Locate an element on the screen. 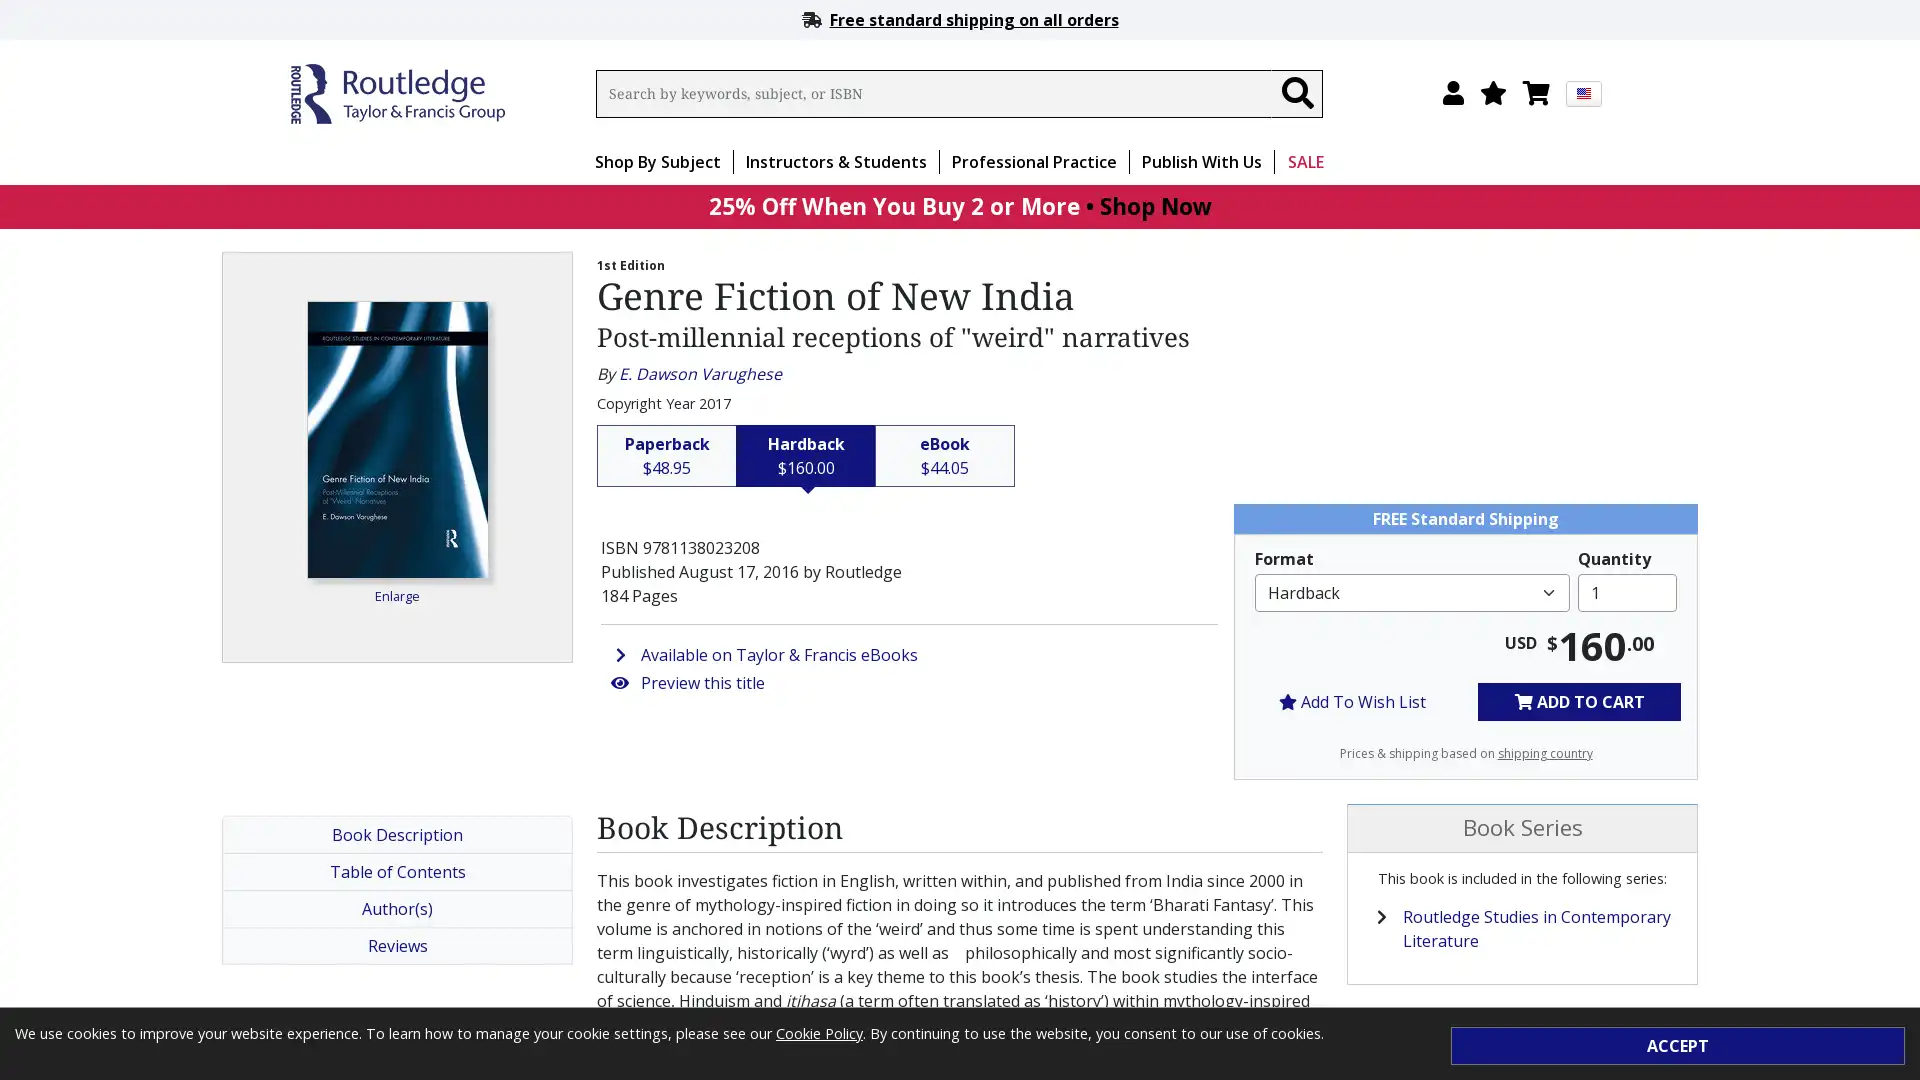 This screenshot has height=1080, width=1920. ADD TO CART is located at coordinates (1578, 700).